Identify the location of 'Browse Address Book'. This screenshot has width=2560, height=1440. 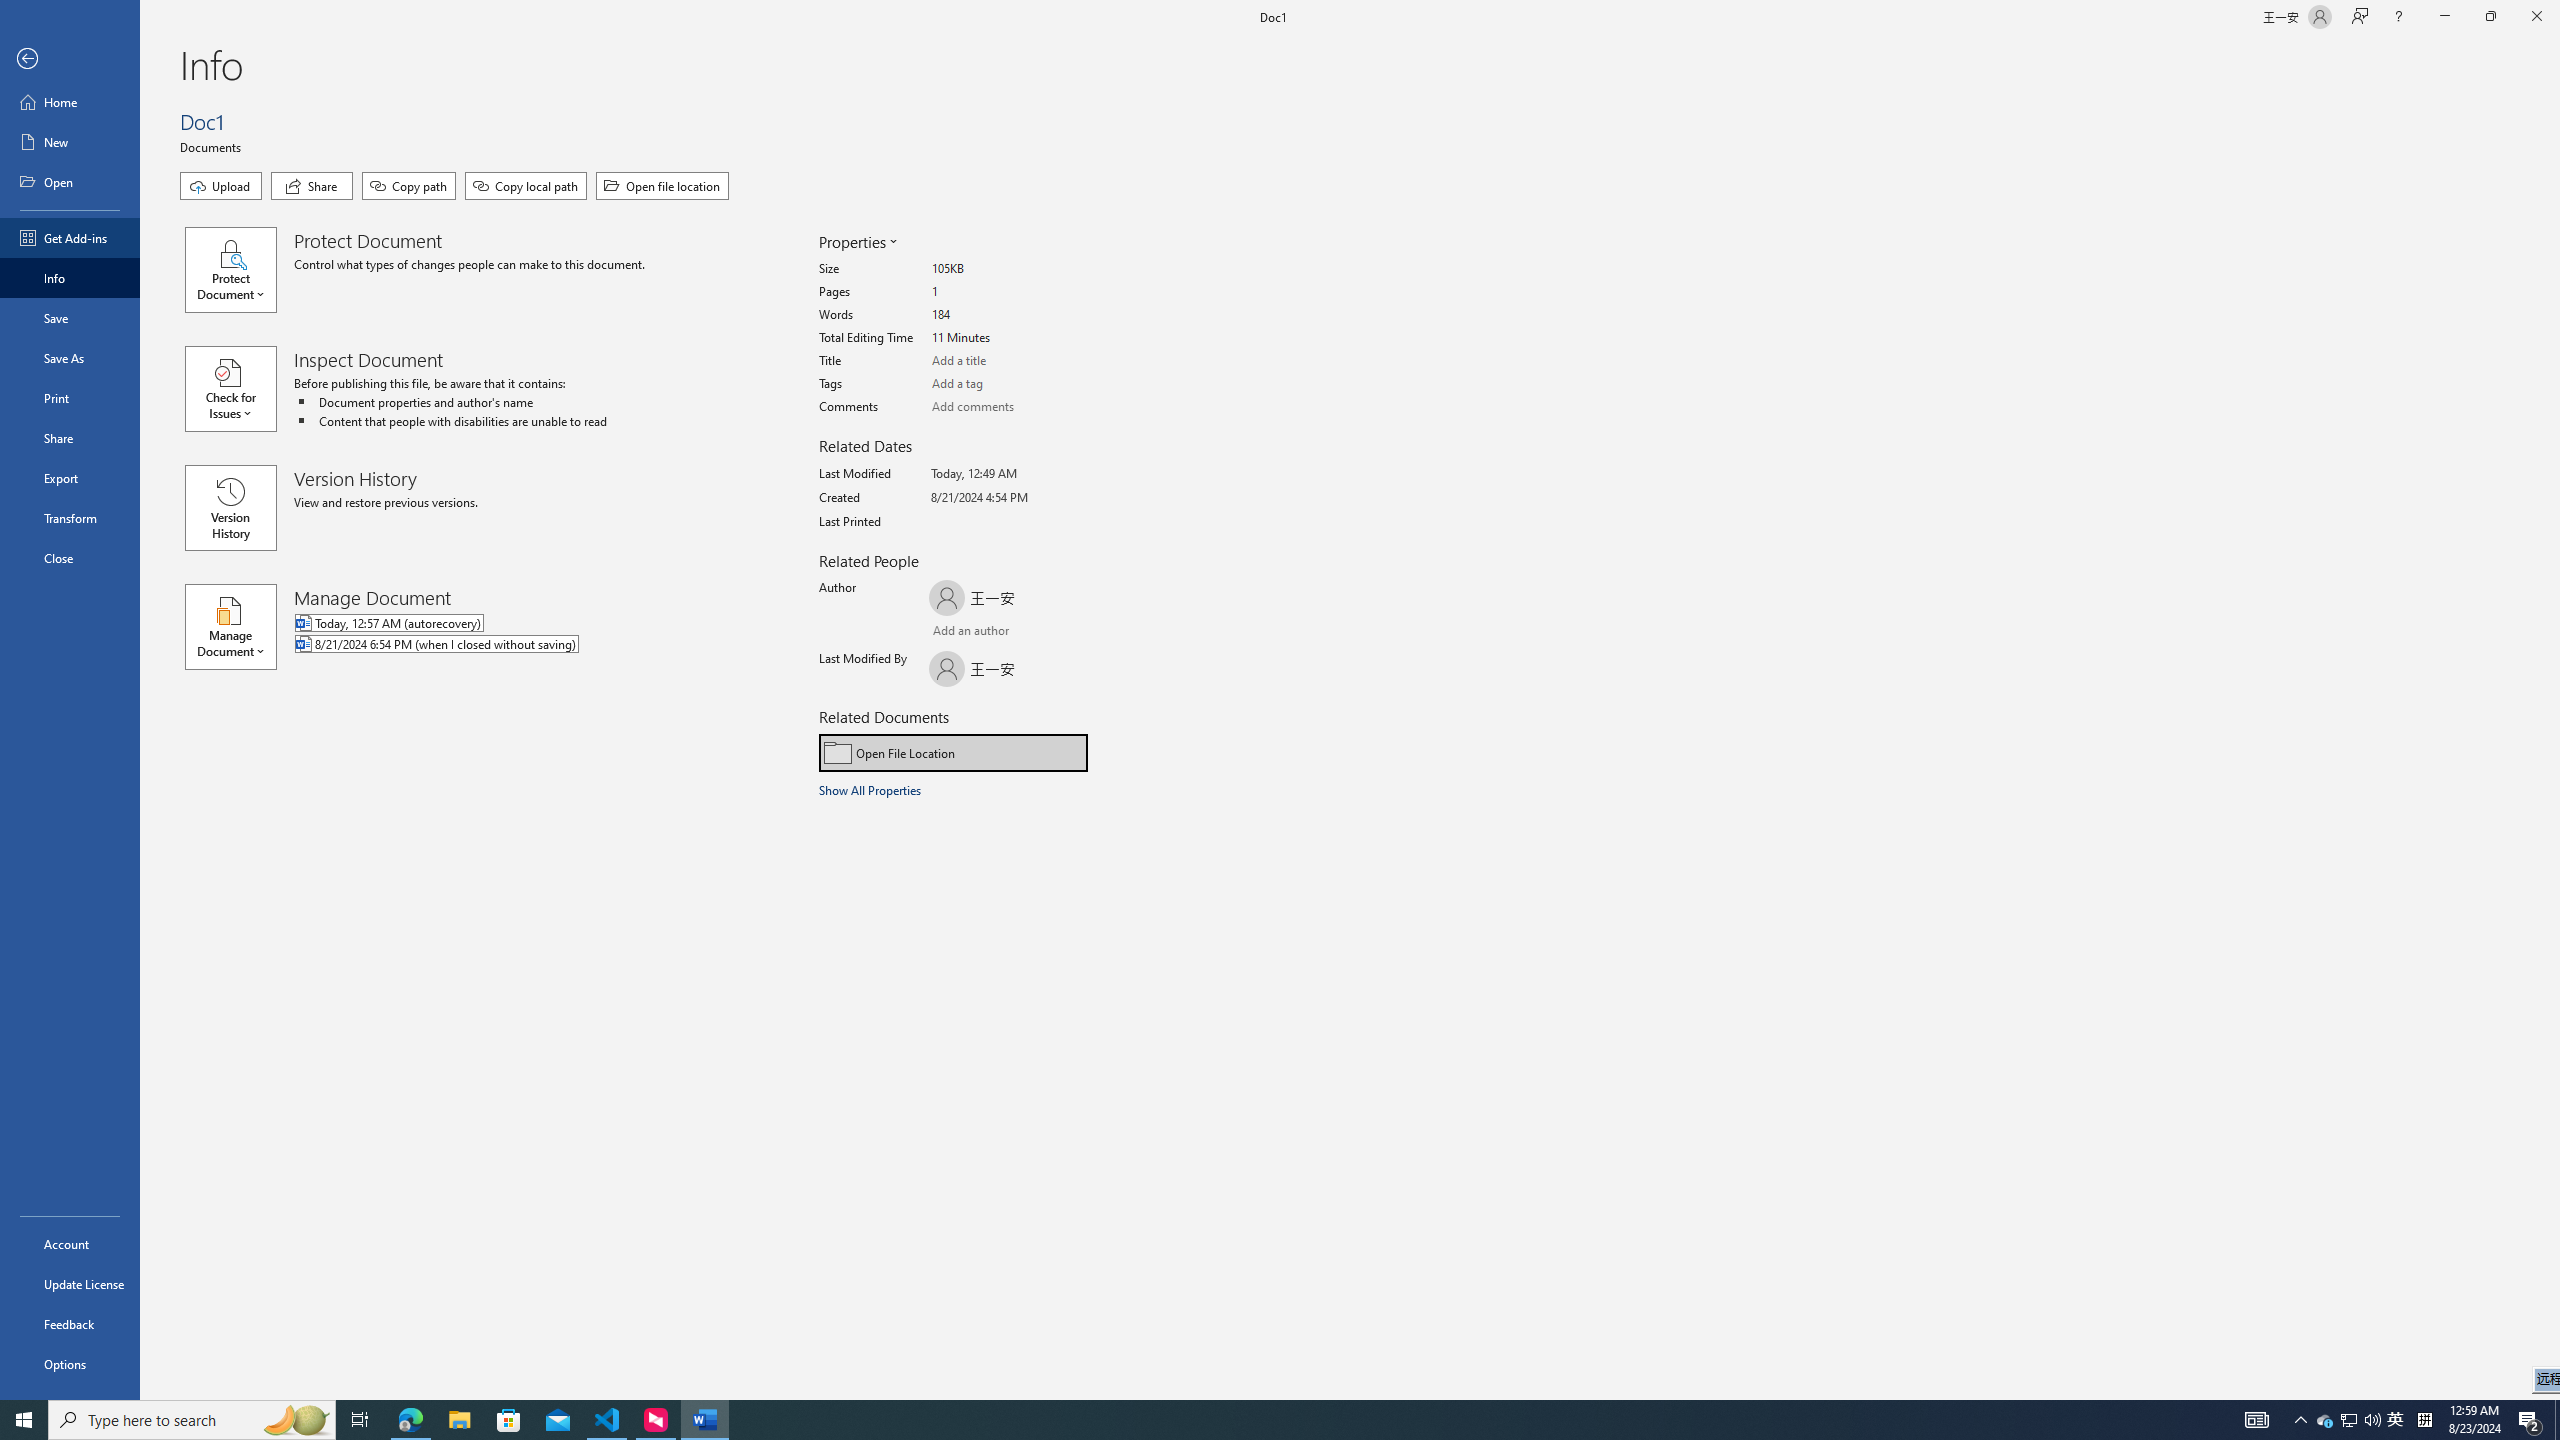
(1047, 631).